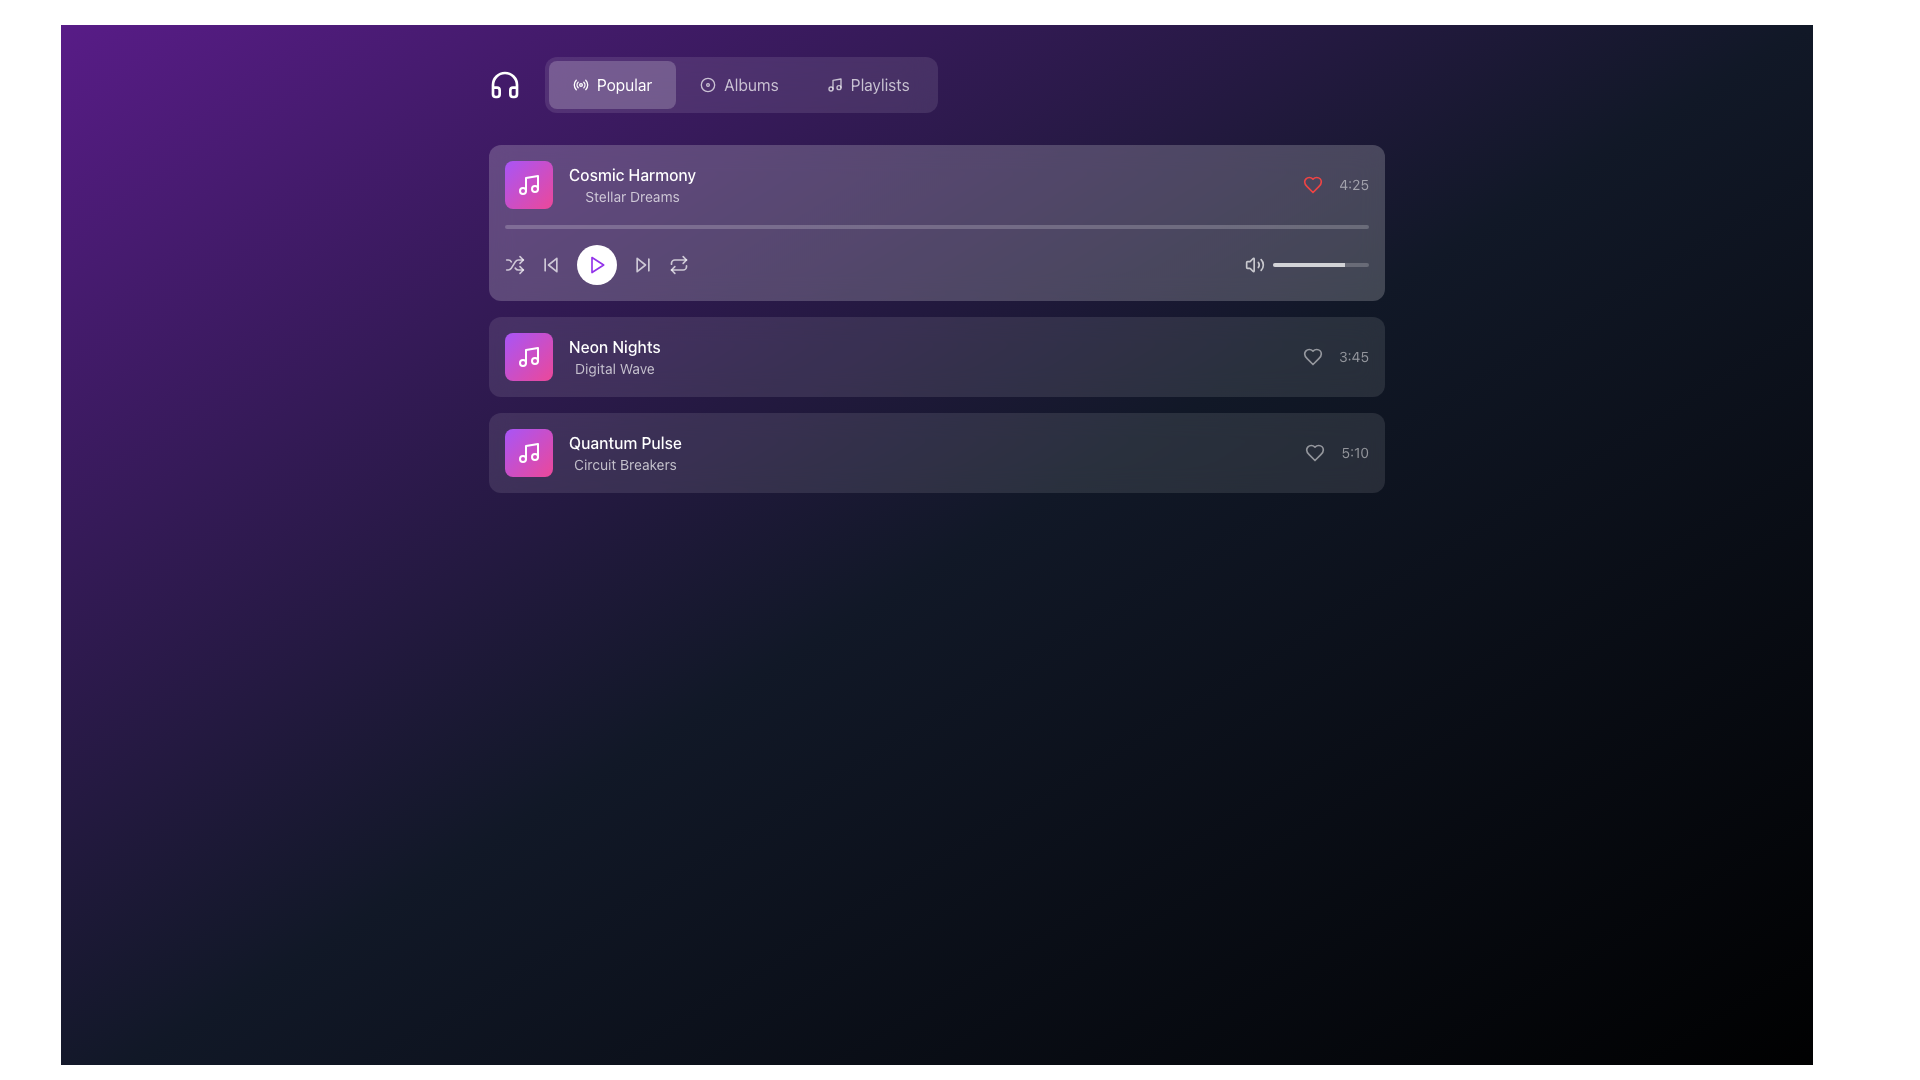 The image size is (1920, 1080). I want to click on the playback toggle button located under the 'Cosmic Harmony' track to play or pause the media, so click(595, 264).